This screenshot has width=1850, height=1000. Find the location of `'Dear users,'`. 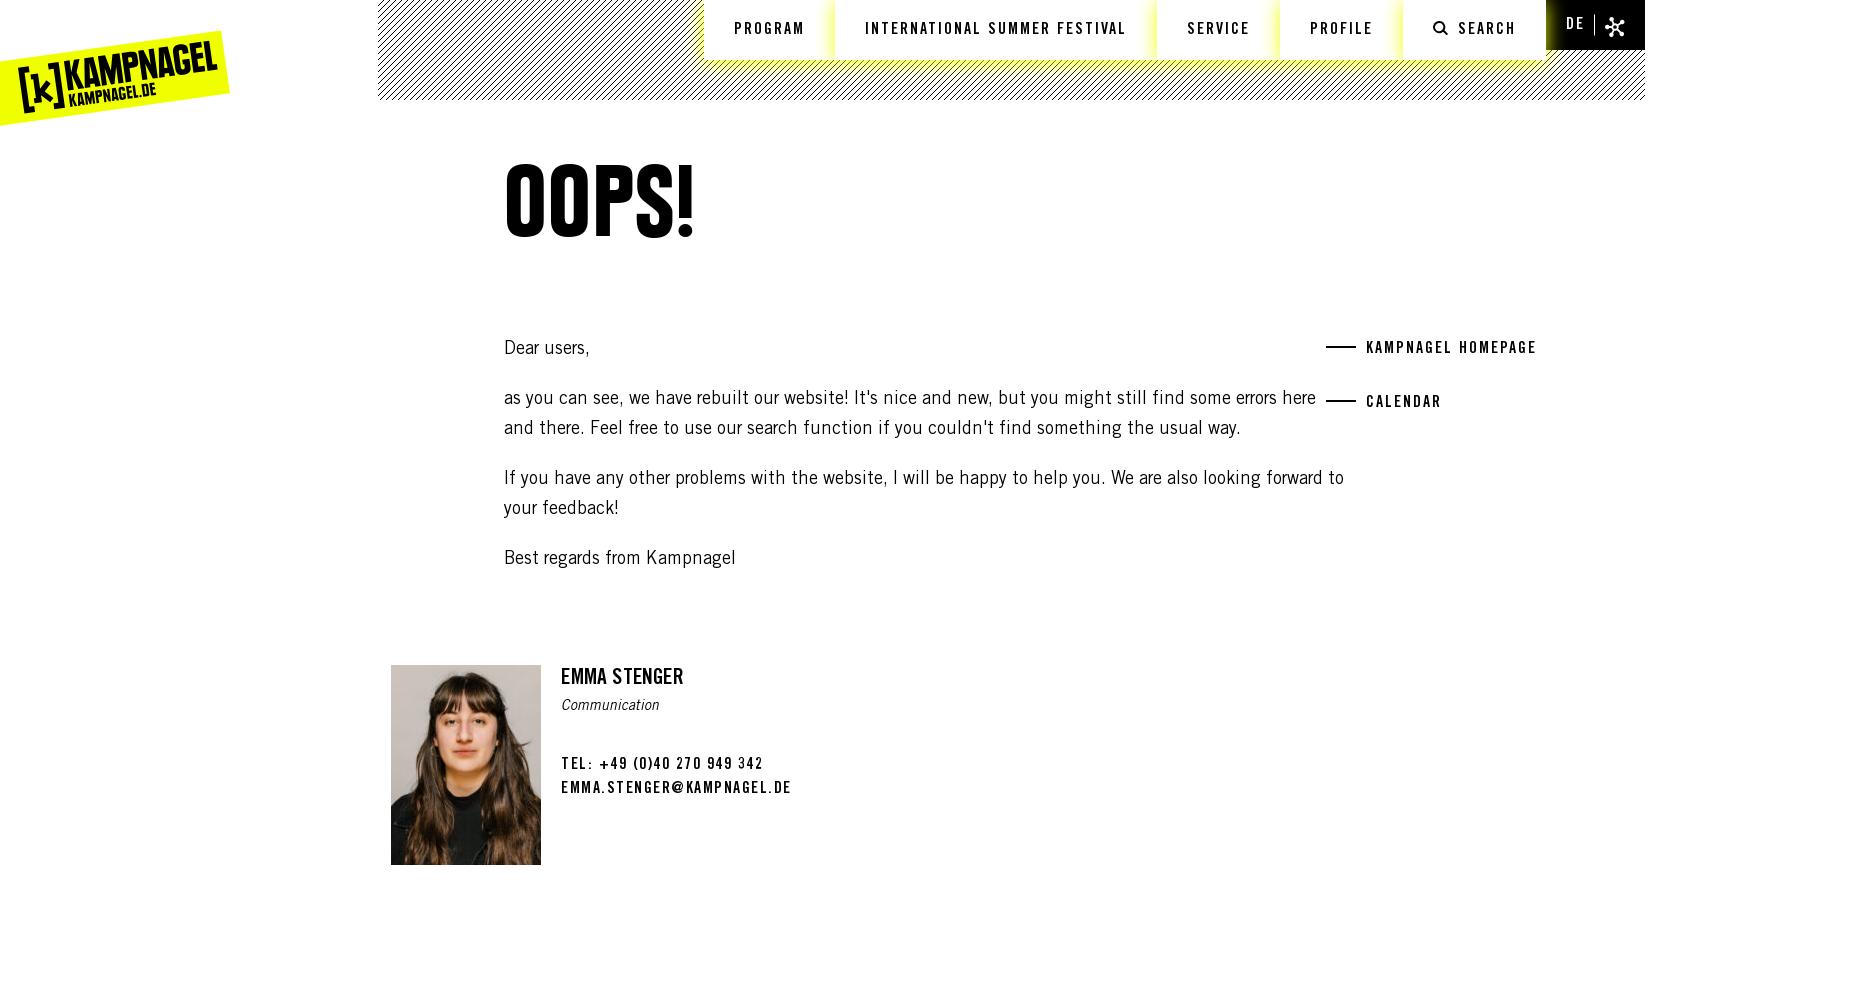

'Dear users,' is located at coordinates (545, 349).